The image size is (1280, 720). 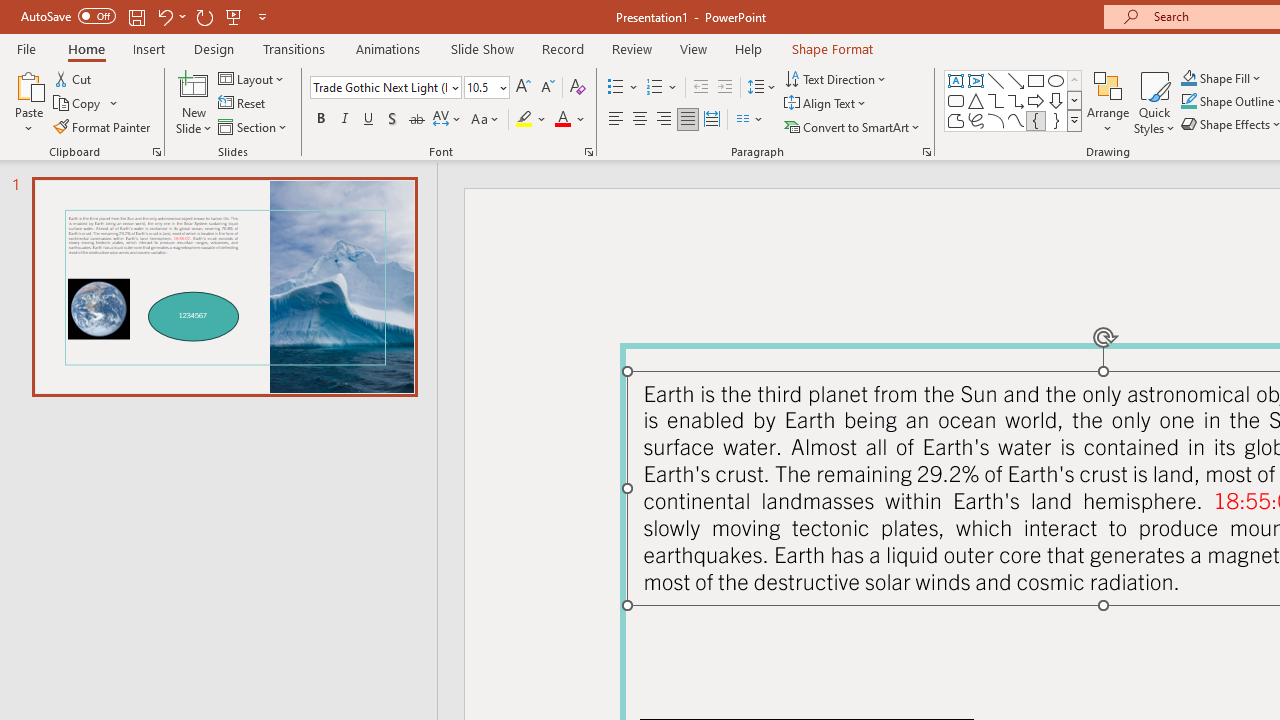 What do you see at coordinates (78, 103) in the screenshot?
I see `'Copy'` at bounding box center [78, 103].